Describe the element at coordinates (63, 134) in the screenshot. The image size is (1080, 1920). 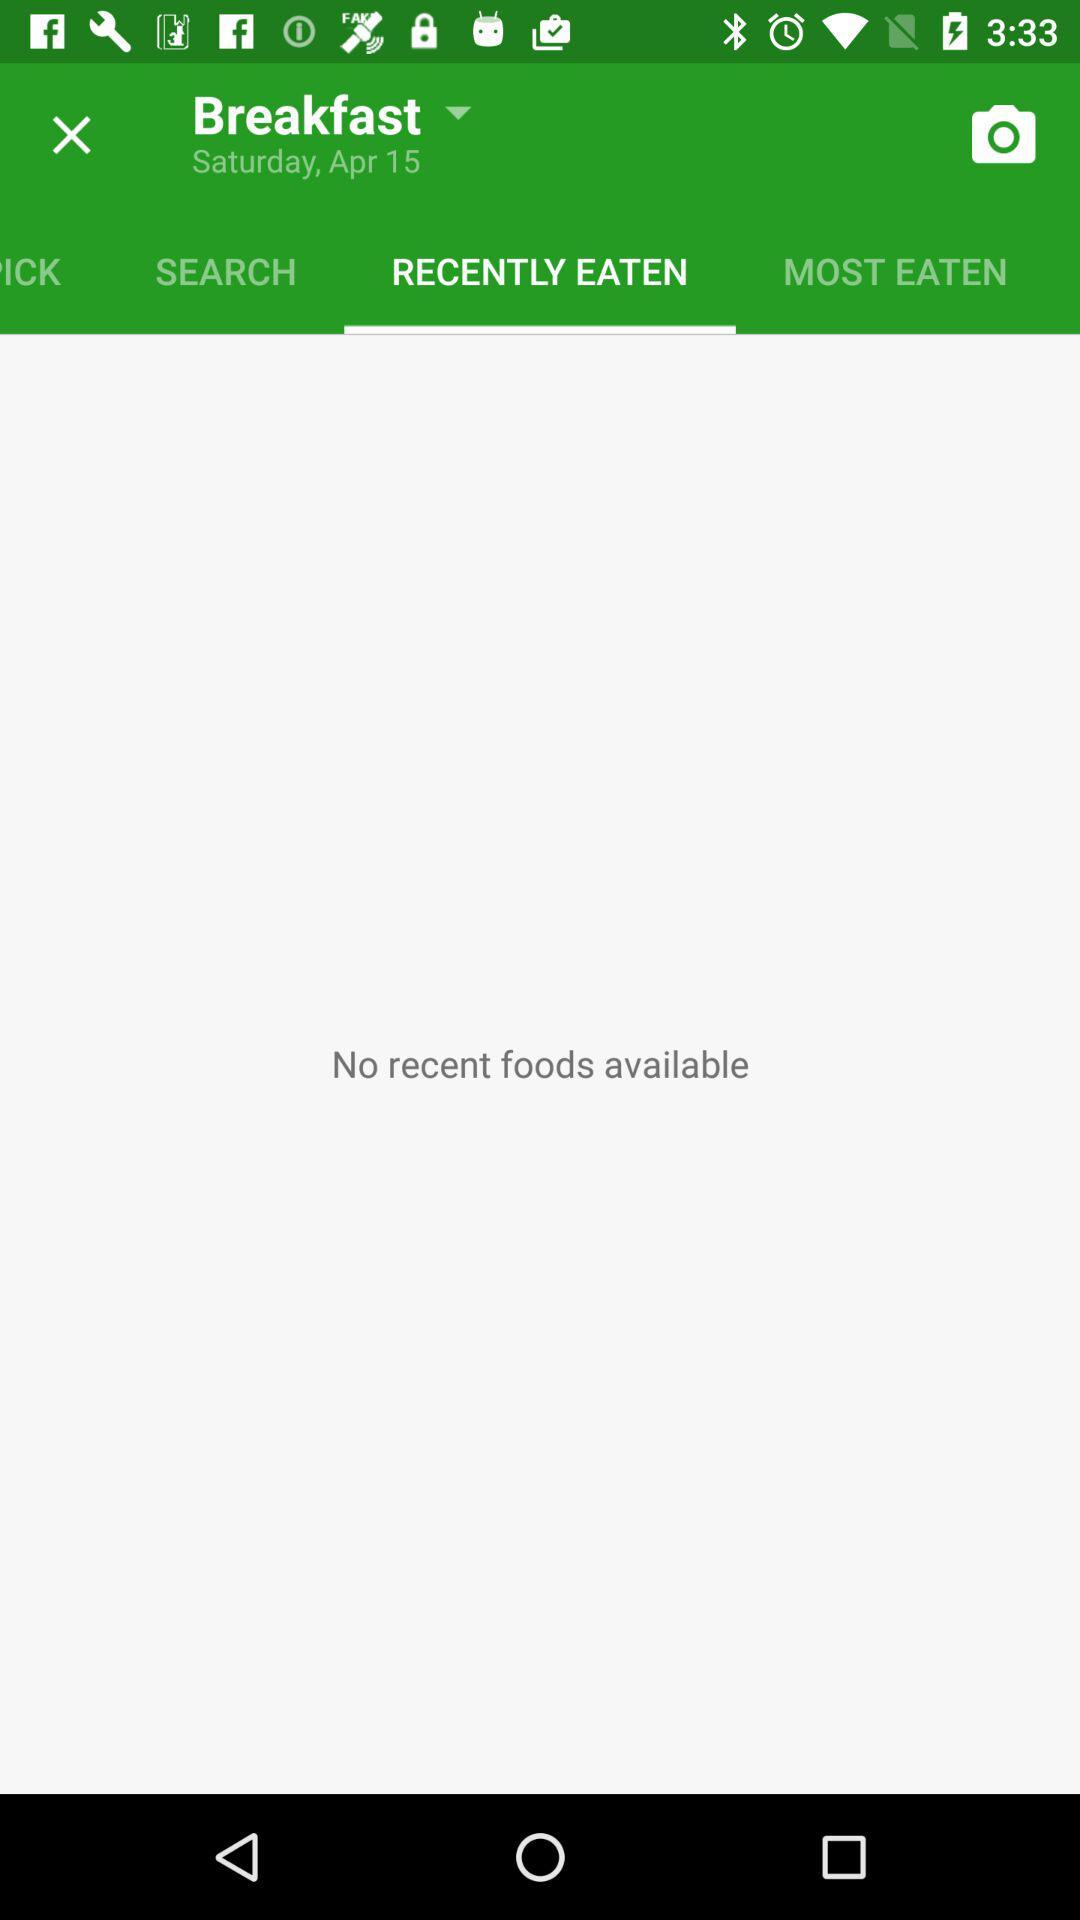
I see `option` at that location.